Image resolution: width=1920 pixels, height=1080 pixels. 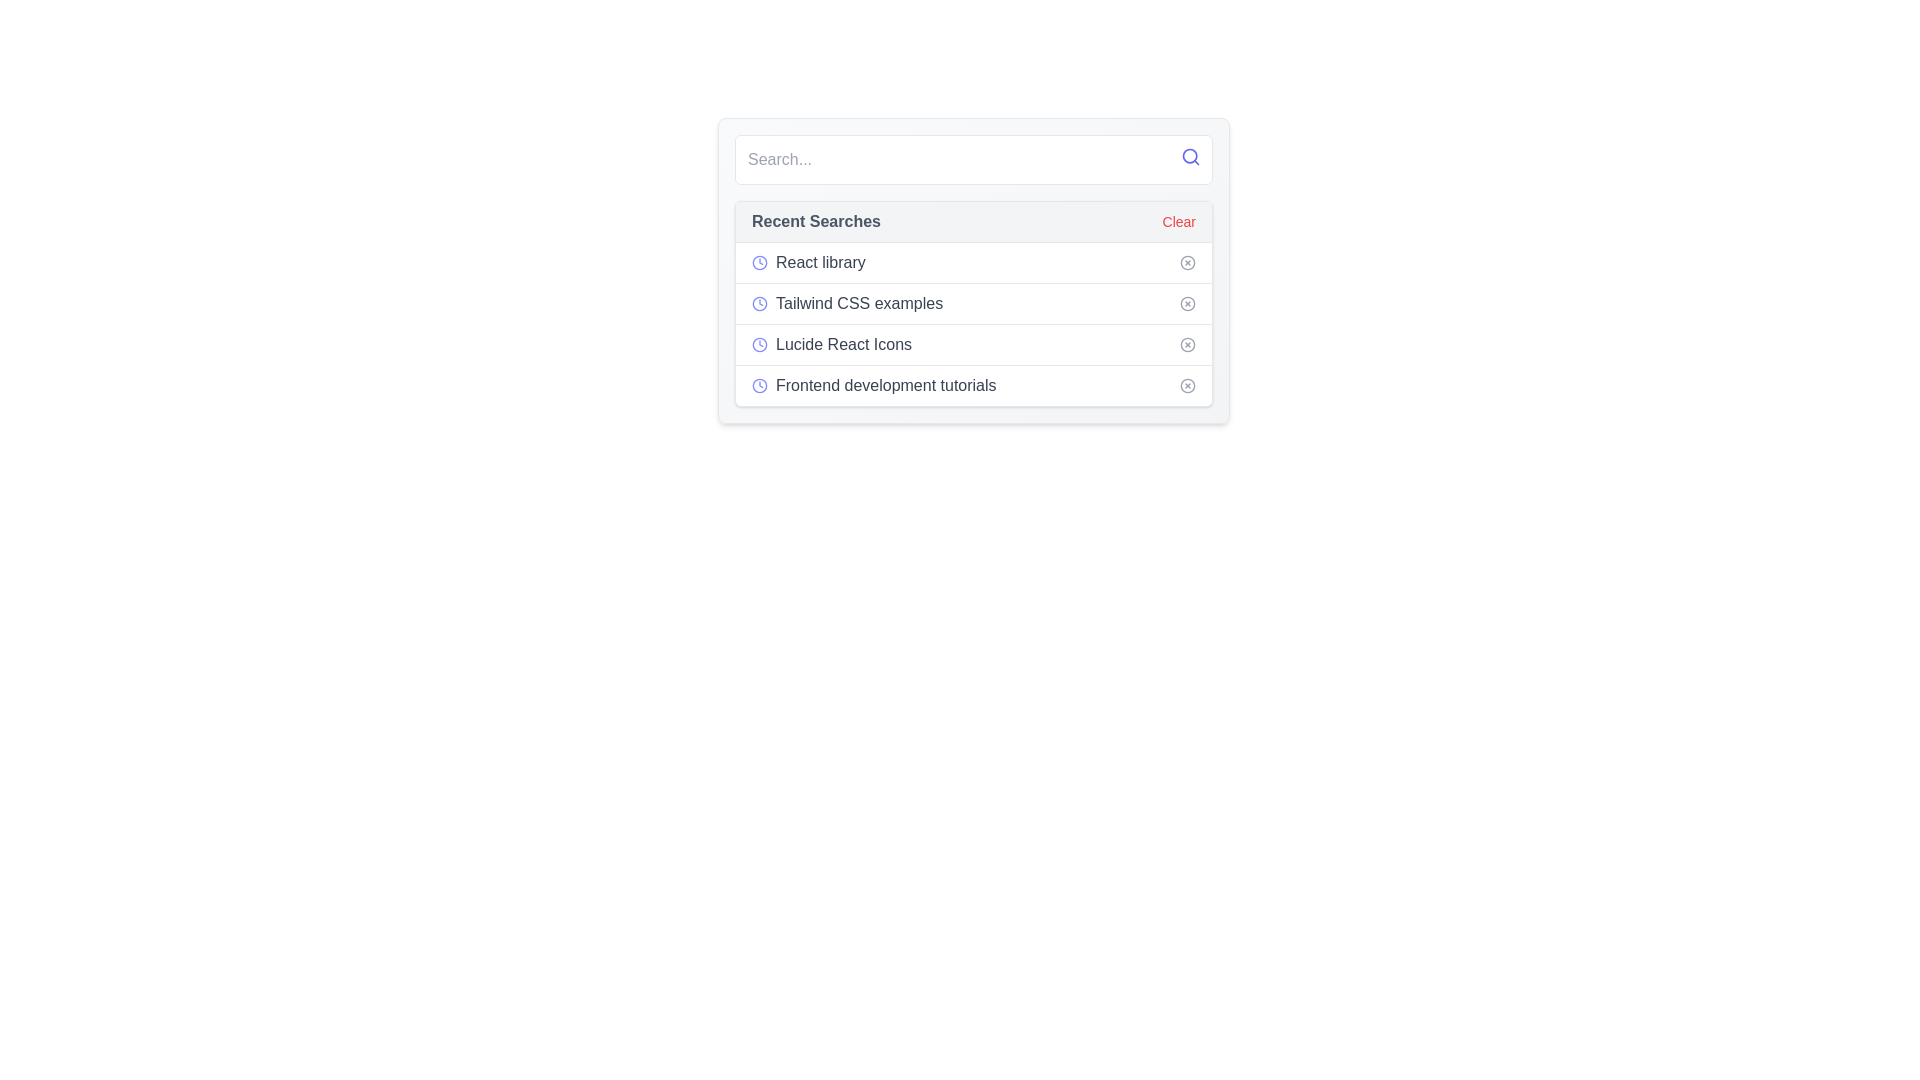 I want to click on the second list item representing the selectable suggestion for 'Tailwind CSS examples', so click(x=974, y=303).